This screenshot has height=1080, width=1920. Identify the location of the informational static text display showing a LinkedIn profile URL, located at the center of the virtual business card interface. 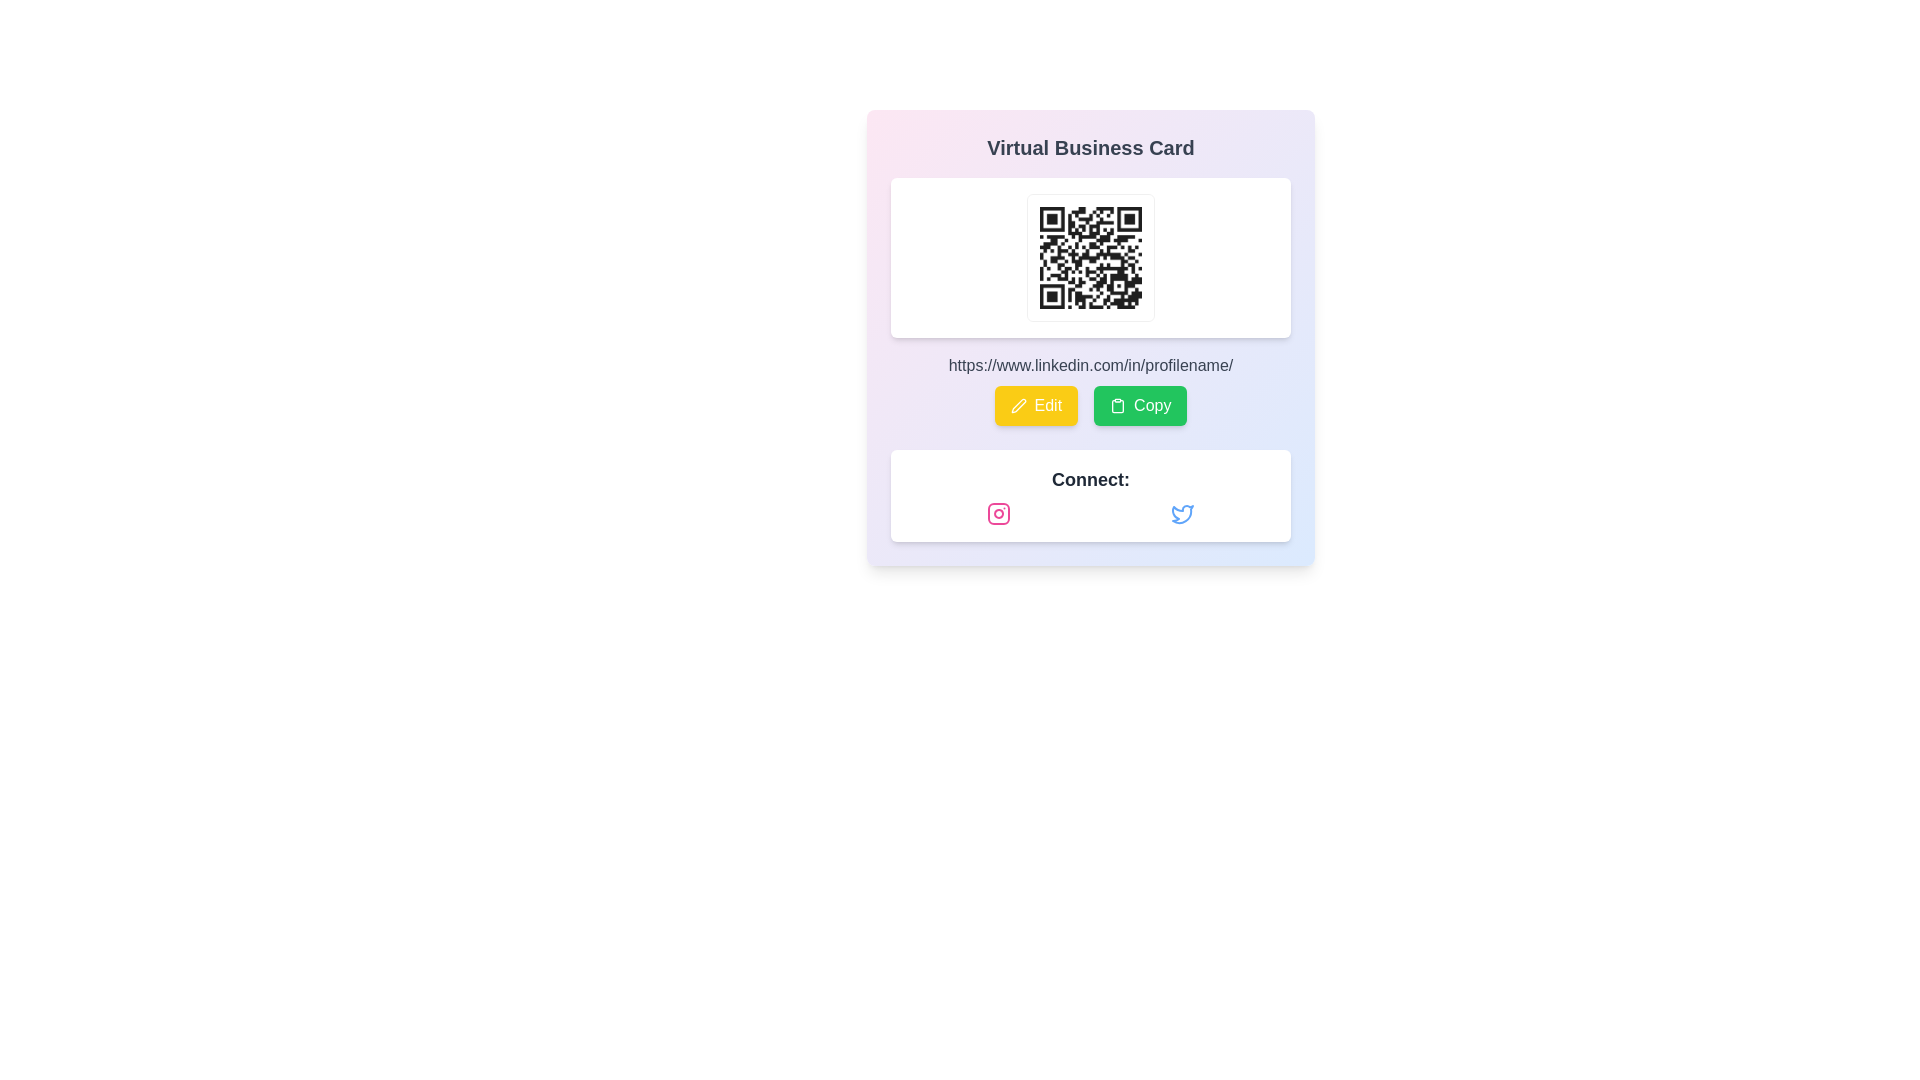
(1089, 366).